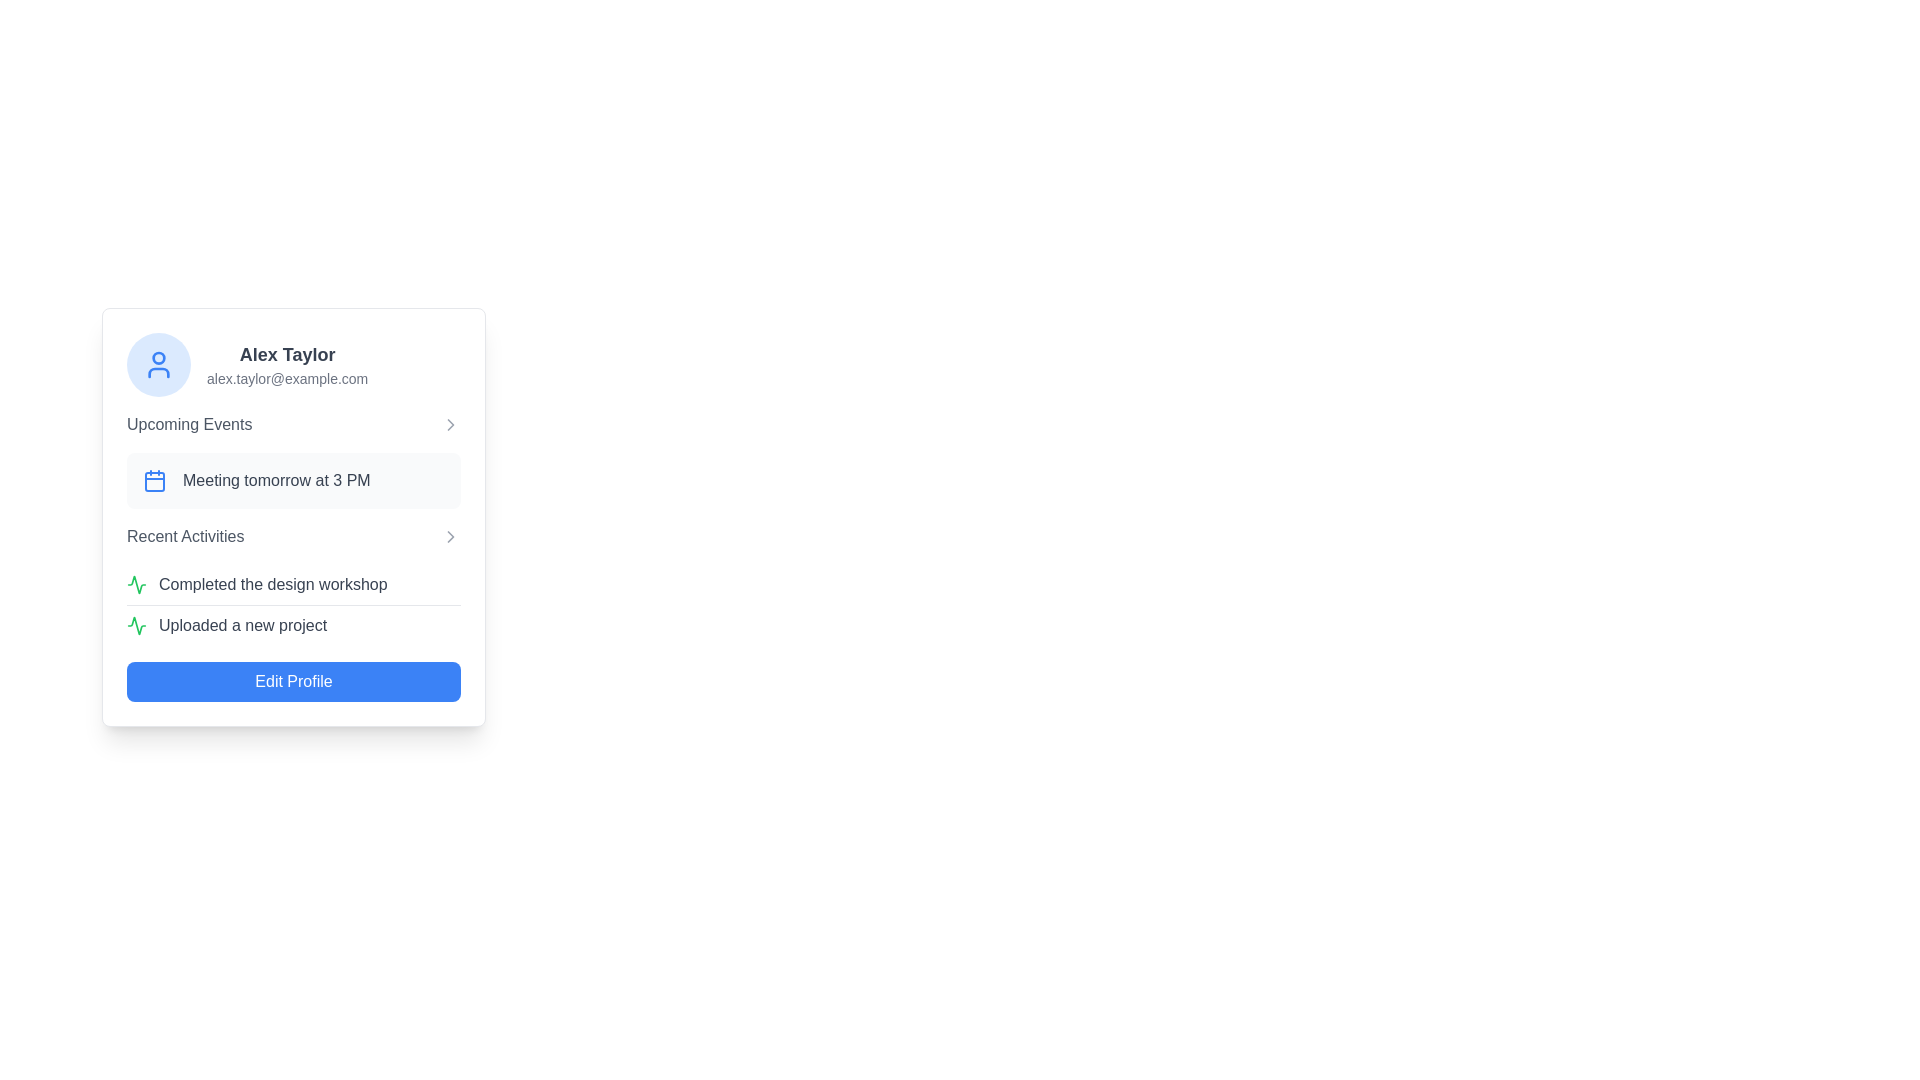 This screenshot has width=1920, height=1080. What do you see at coordinates (292, 604) in the screenshot?
I see `an individual activity in the 'Recent Activities' list` at bounding box center [292, 604].